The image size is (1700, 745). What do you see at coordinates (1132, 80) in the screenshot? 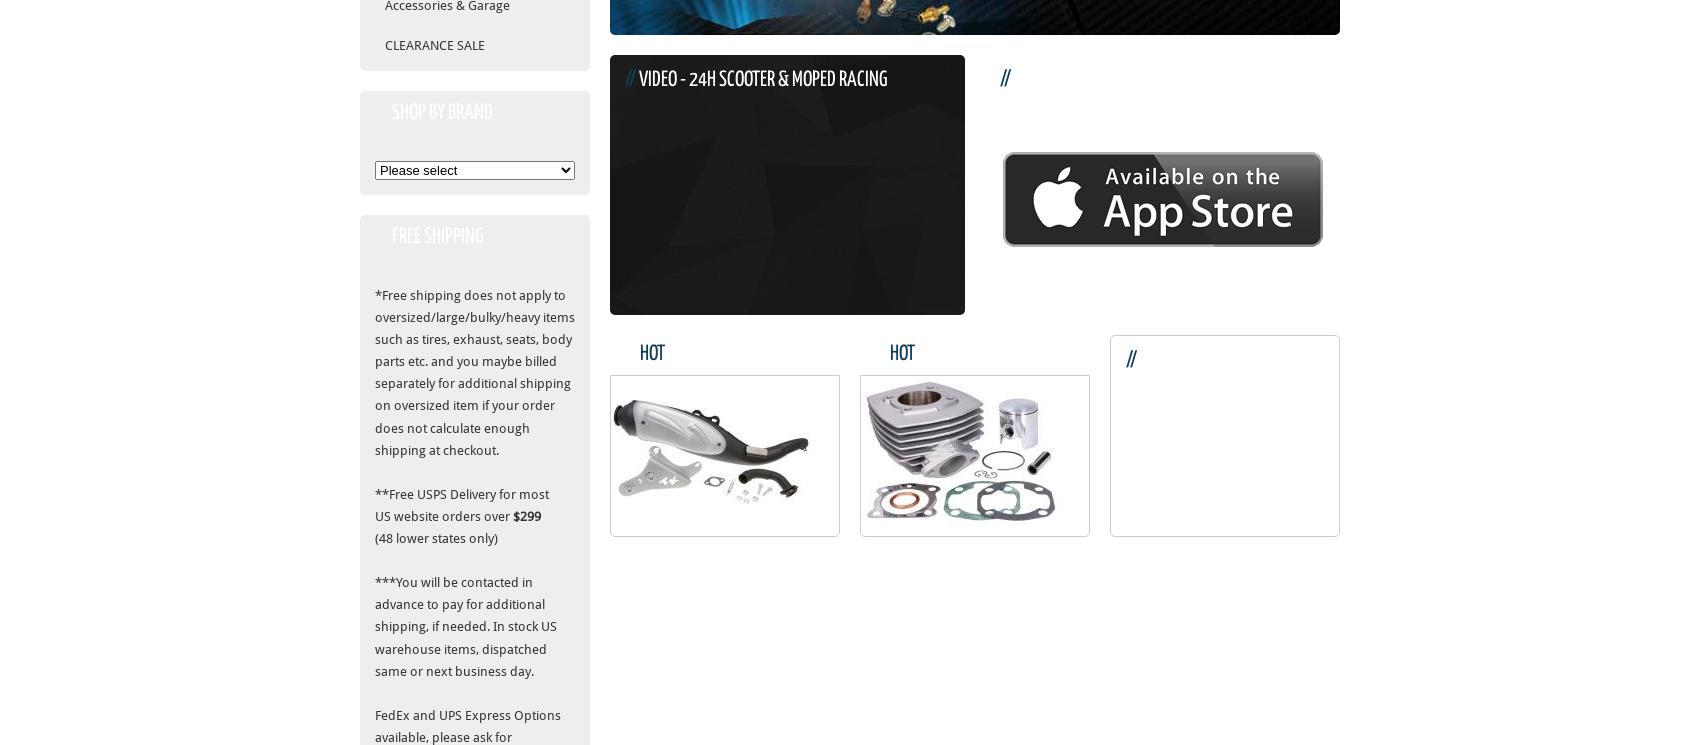
I see `'Download the Racing Planet App'` at bounding box center [1132, 80].